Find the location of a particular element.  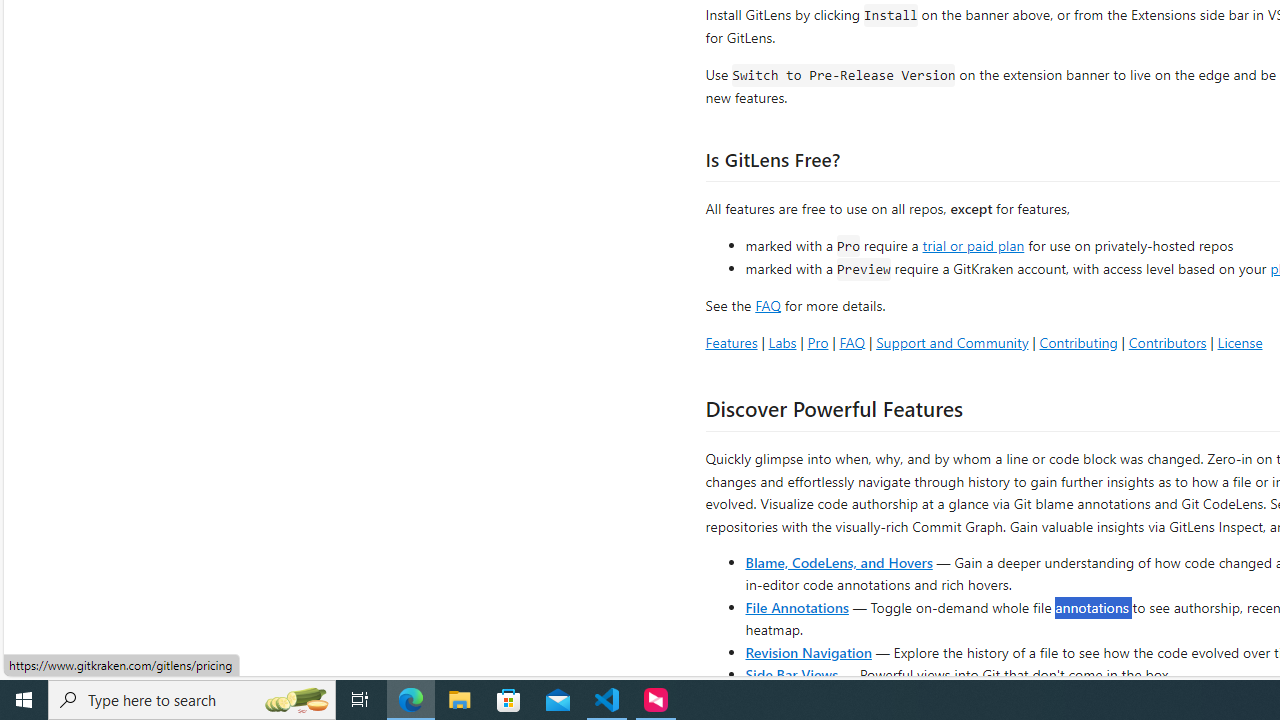

'Revision Navigation' is located at coordinates (808, 651).